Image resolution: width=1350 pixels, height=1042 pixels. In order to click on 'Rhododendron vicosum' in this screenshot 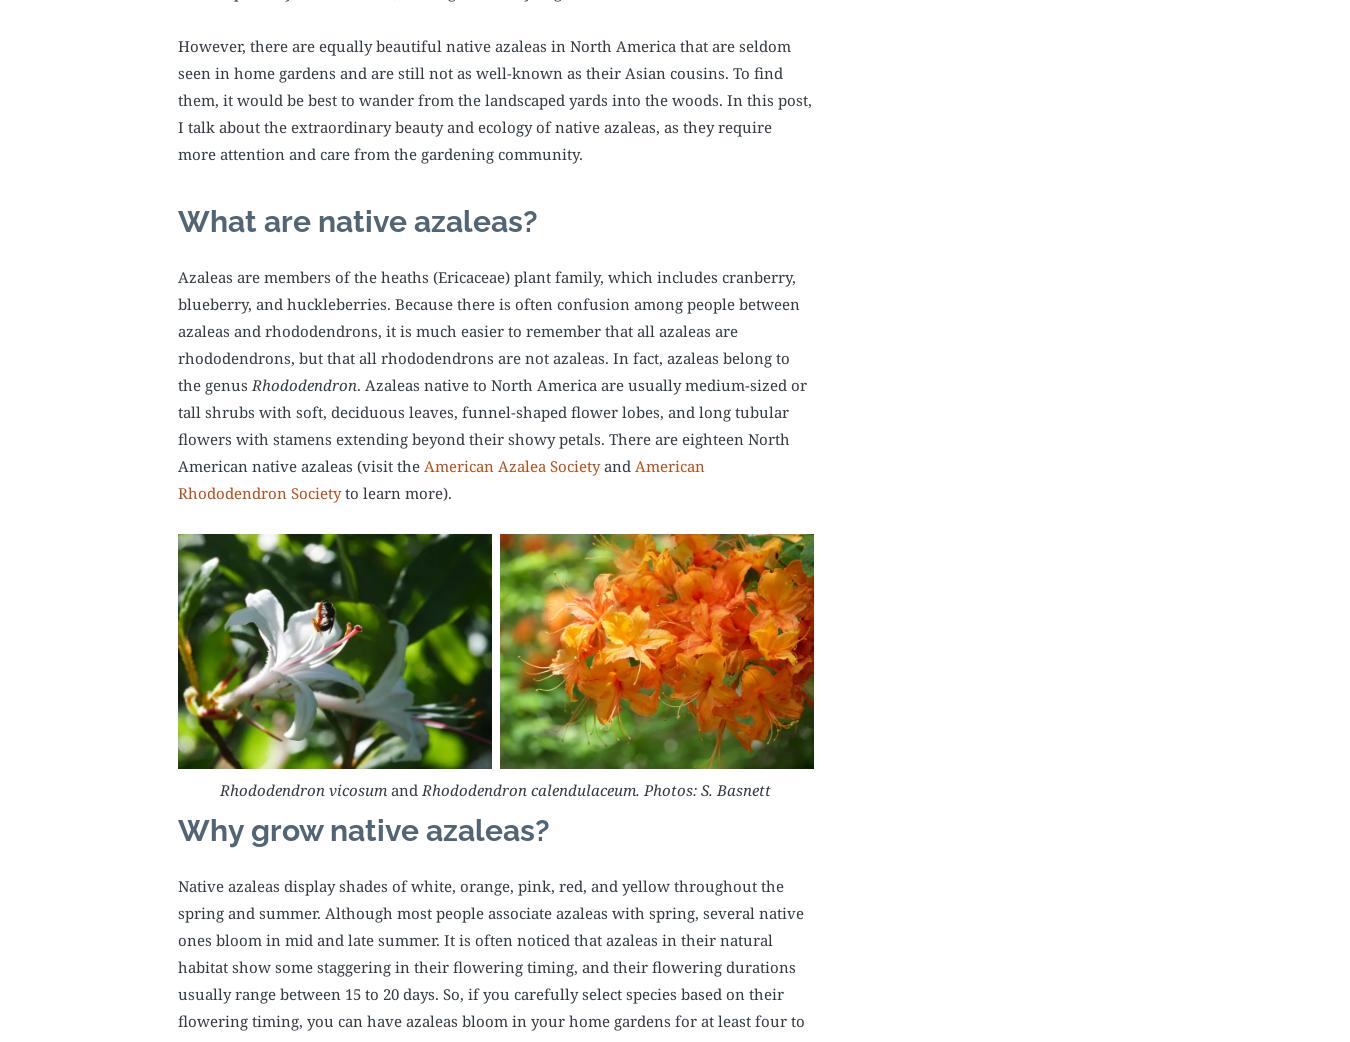, I will do `click(304, 789)`.